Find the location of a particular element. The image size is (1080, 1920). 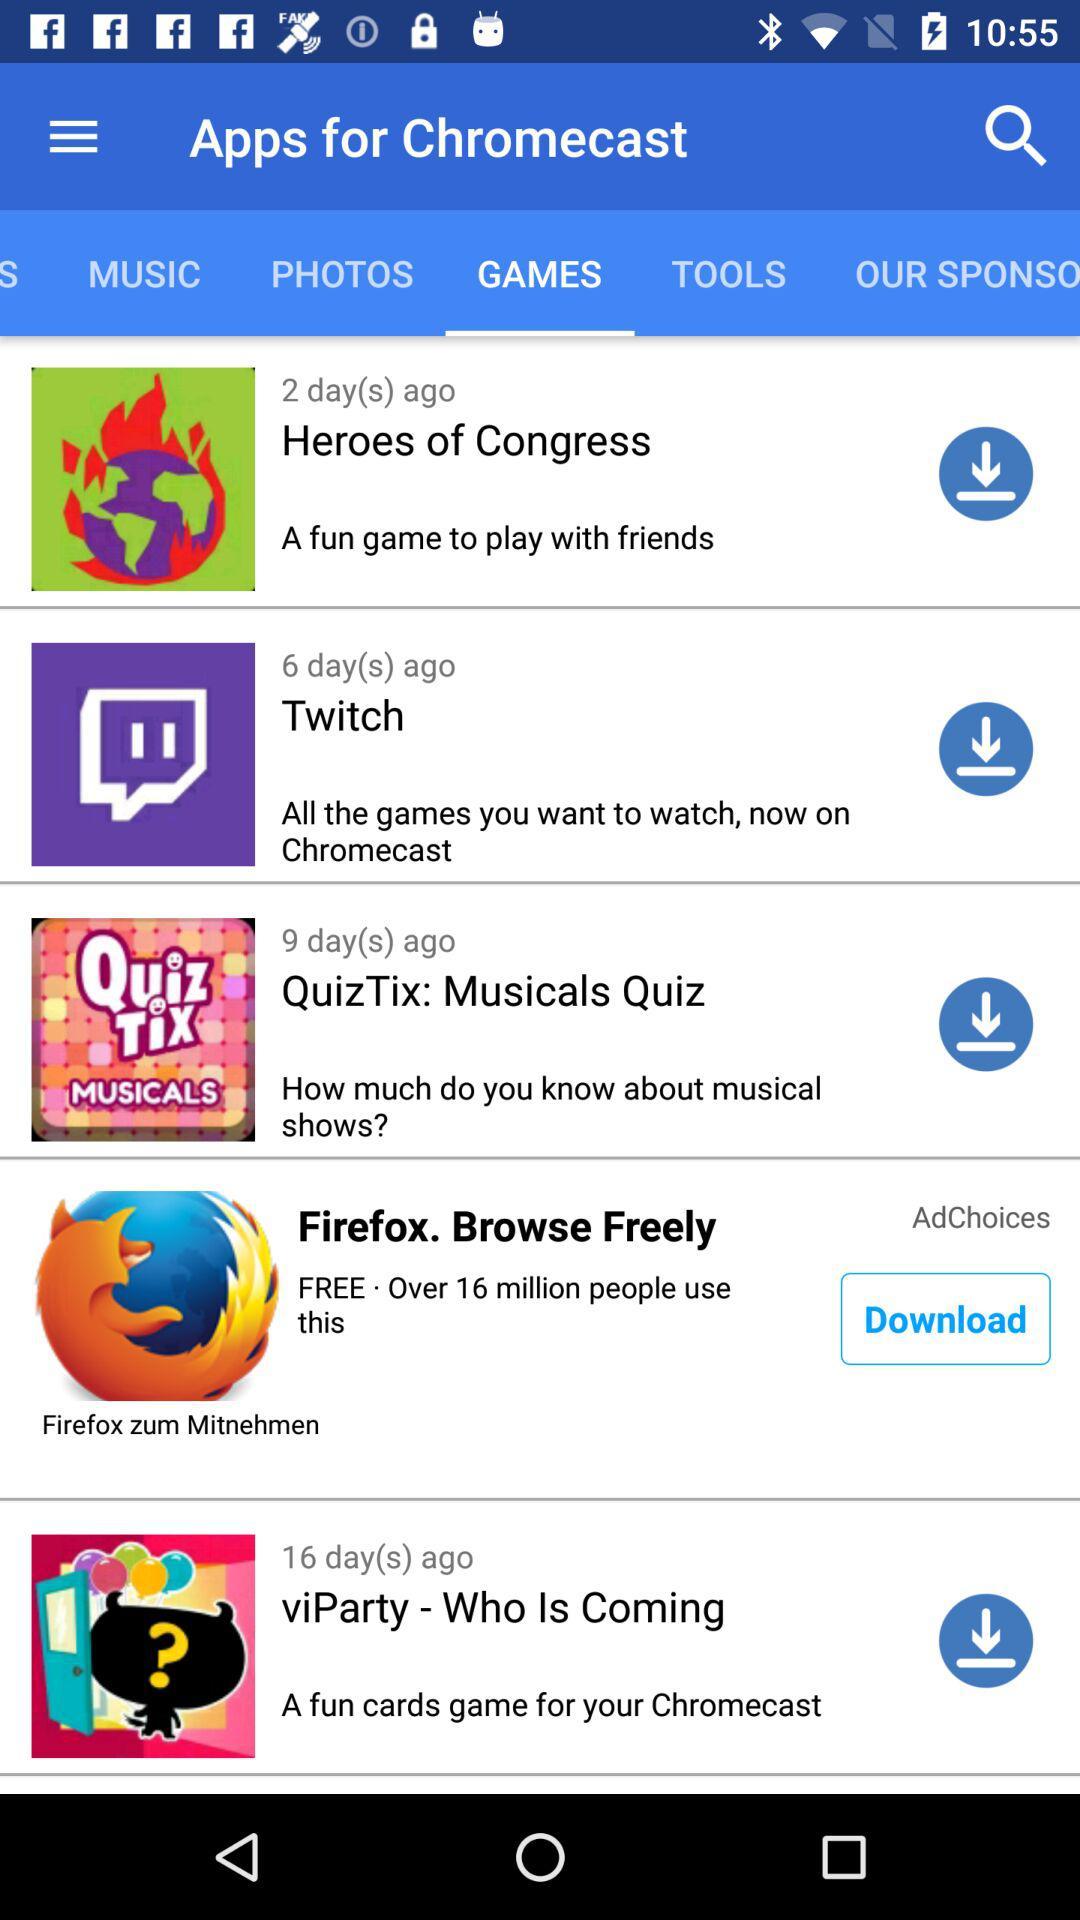

the item next to apps for chromecast icon is located at coordinates (72, 135).